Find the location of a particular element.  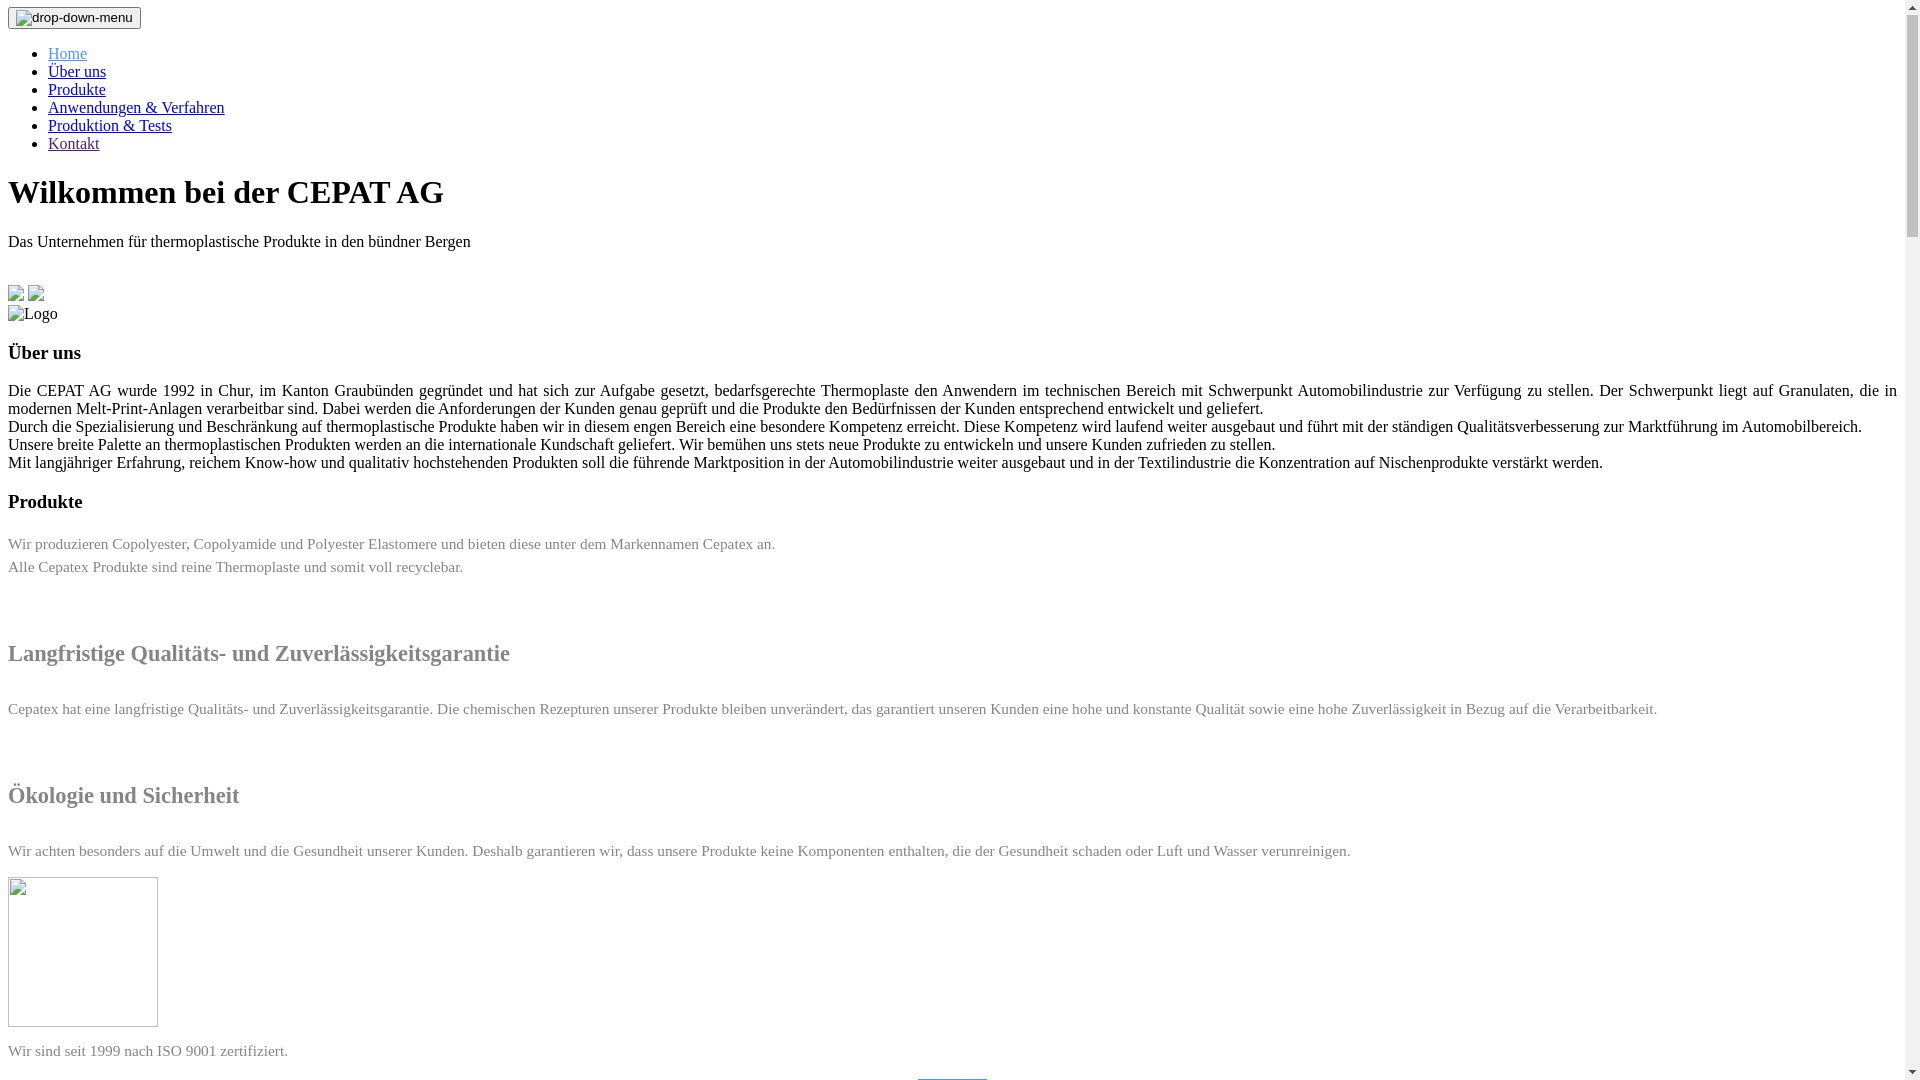

'Produktion & Tests' is located at coordinates (109, 126).